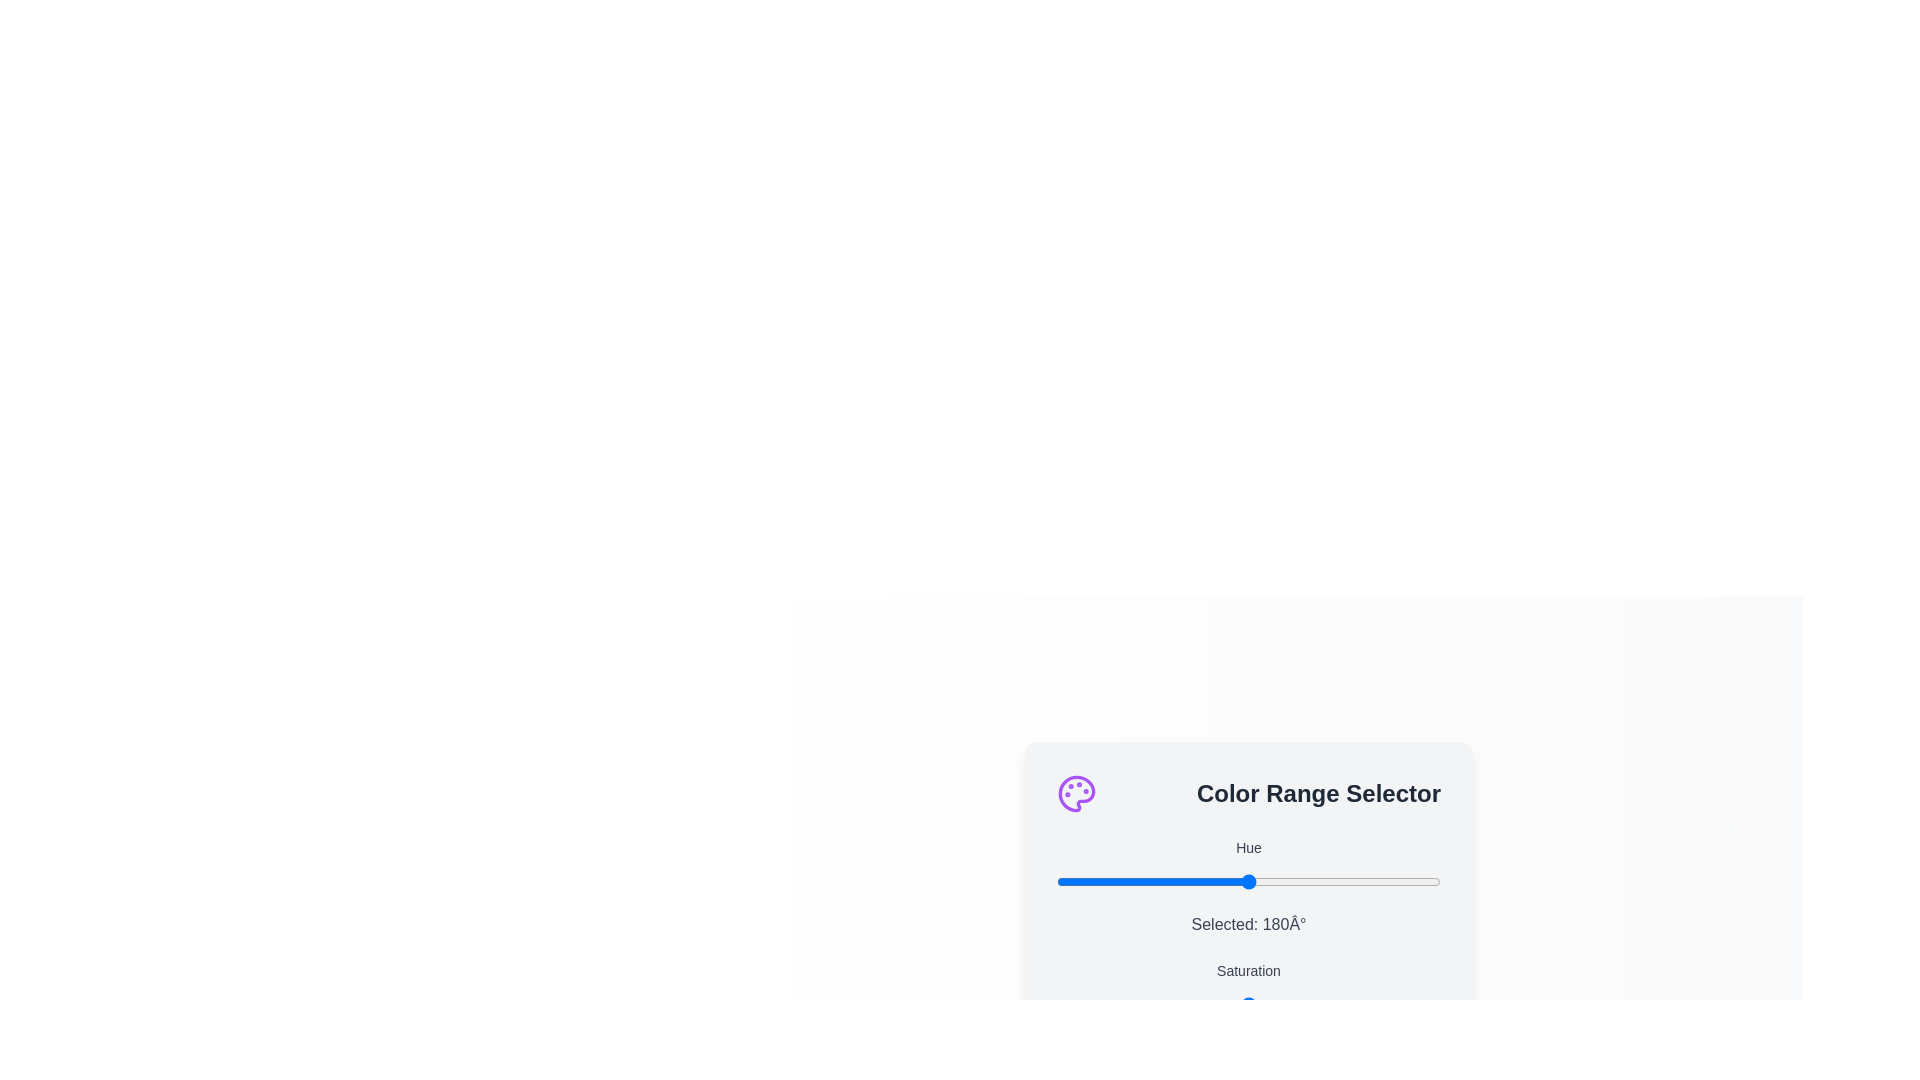 The width and height of the screenshot is (1920, 1080). What do you see at coordinates (1069, 880) in the screenshot?
I see `the hue` at bounding box center [1069, 880].